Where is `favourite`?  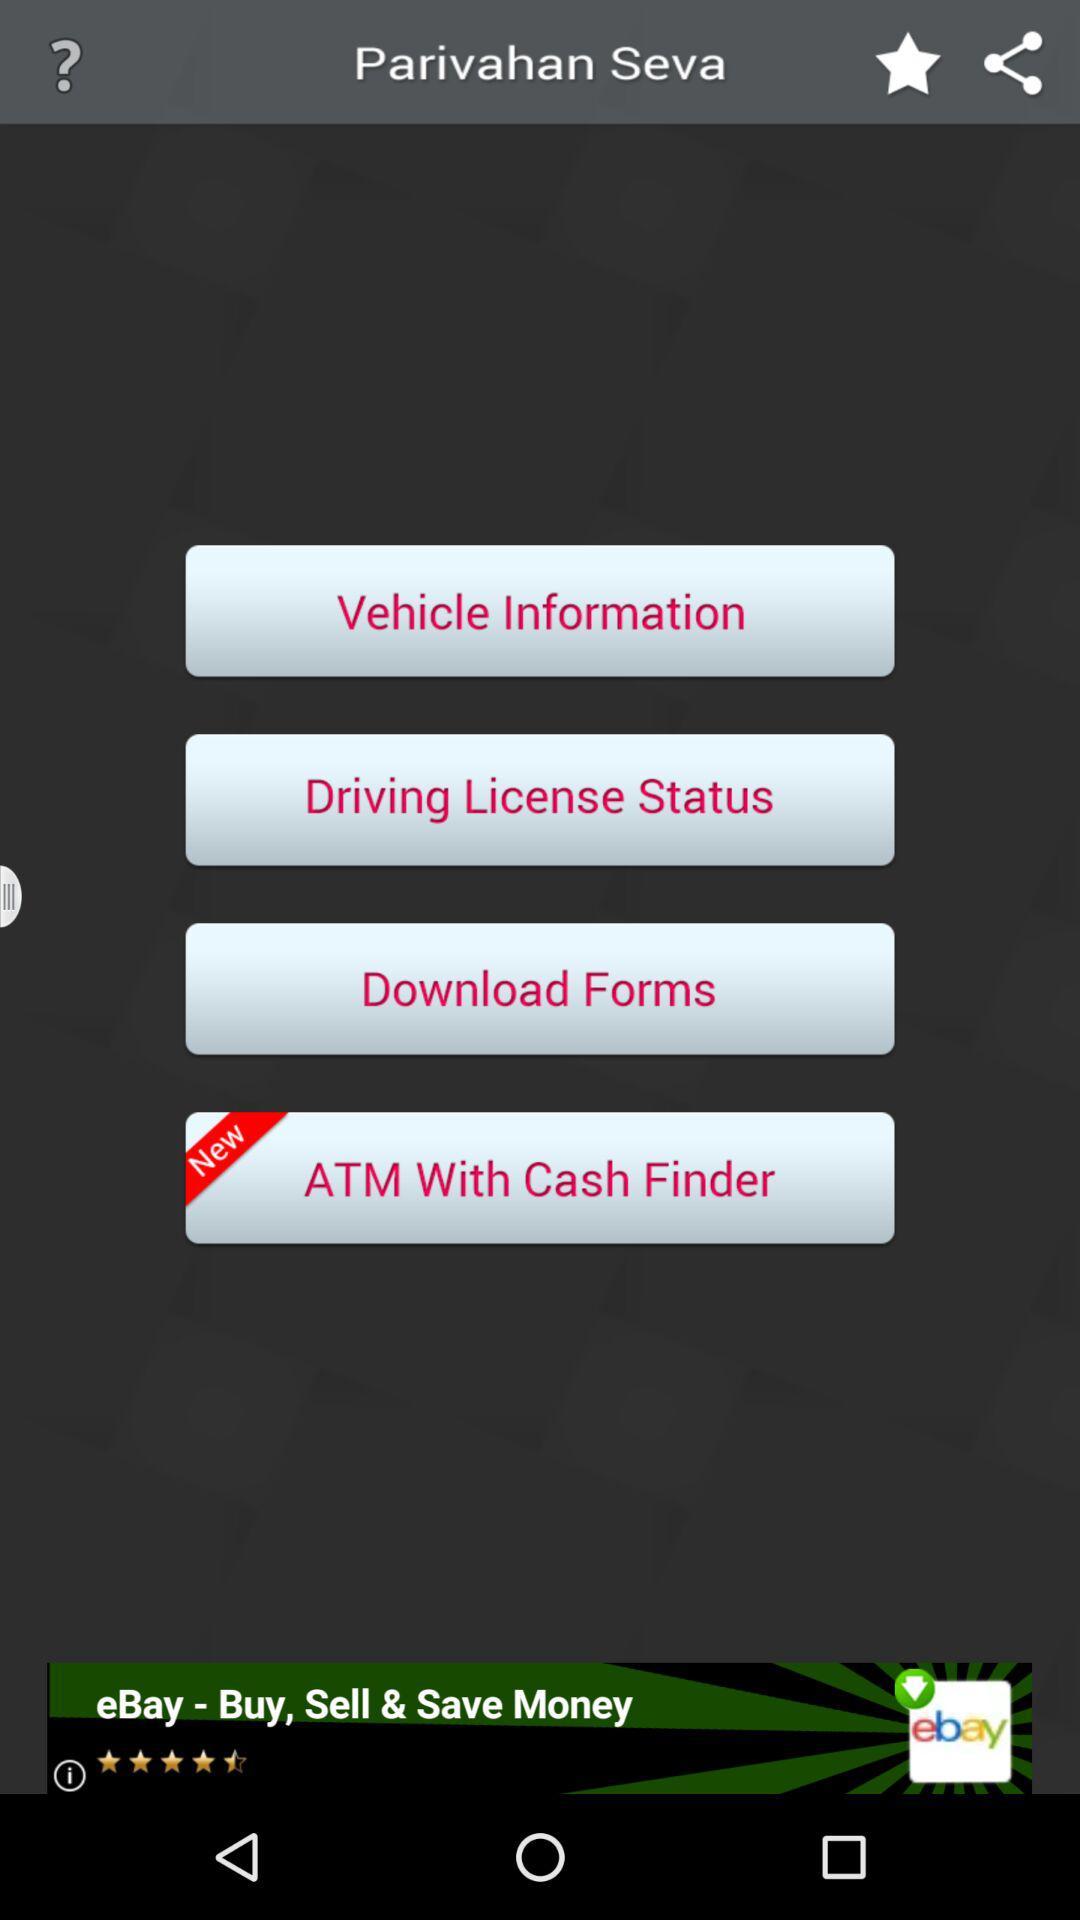
favourite is located at coordinates (909, 65).